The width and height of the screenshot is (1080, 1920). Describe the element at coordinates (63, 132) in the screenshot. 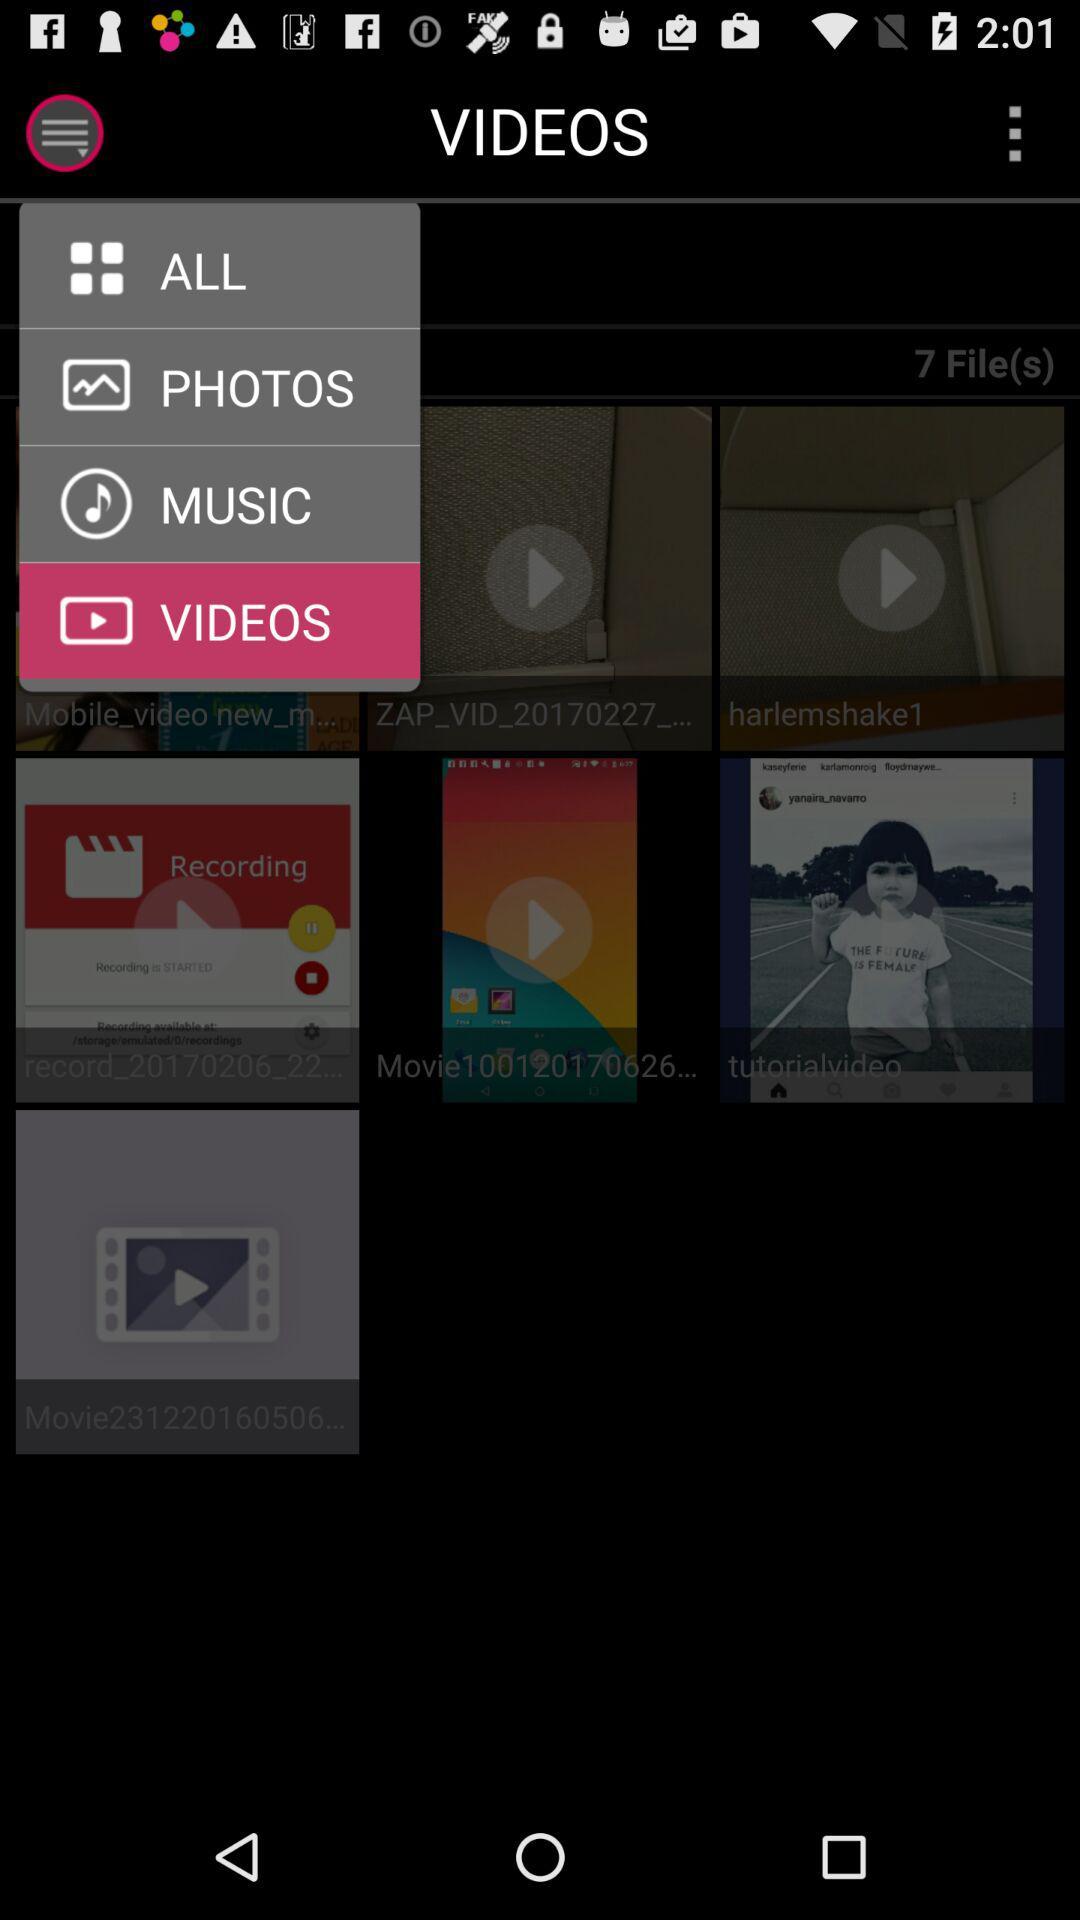

I see `open menu` at that location.